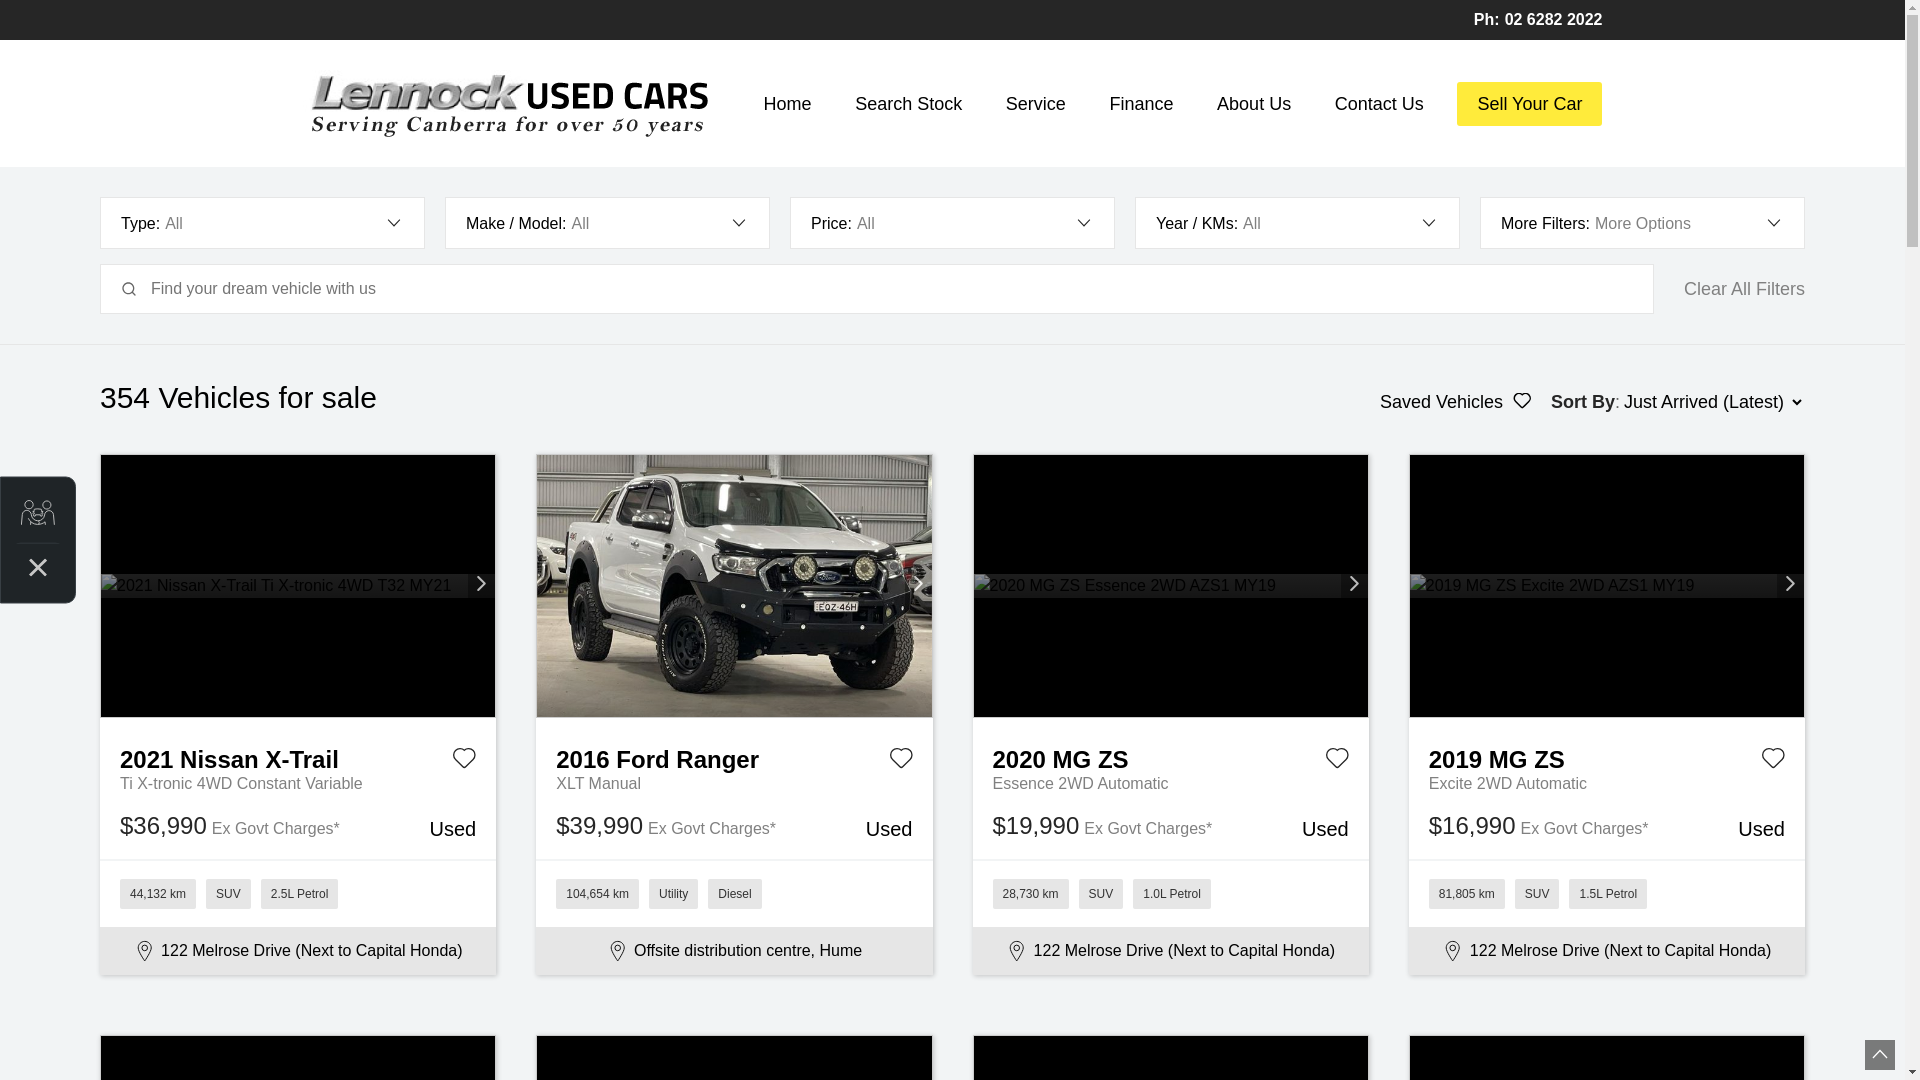 The height and width of the screenshot is (1080, 1920). Describe the element at coordinates (1455, 401) in the screenshot. I see `'Saved Vehicles'` at that location.